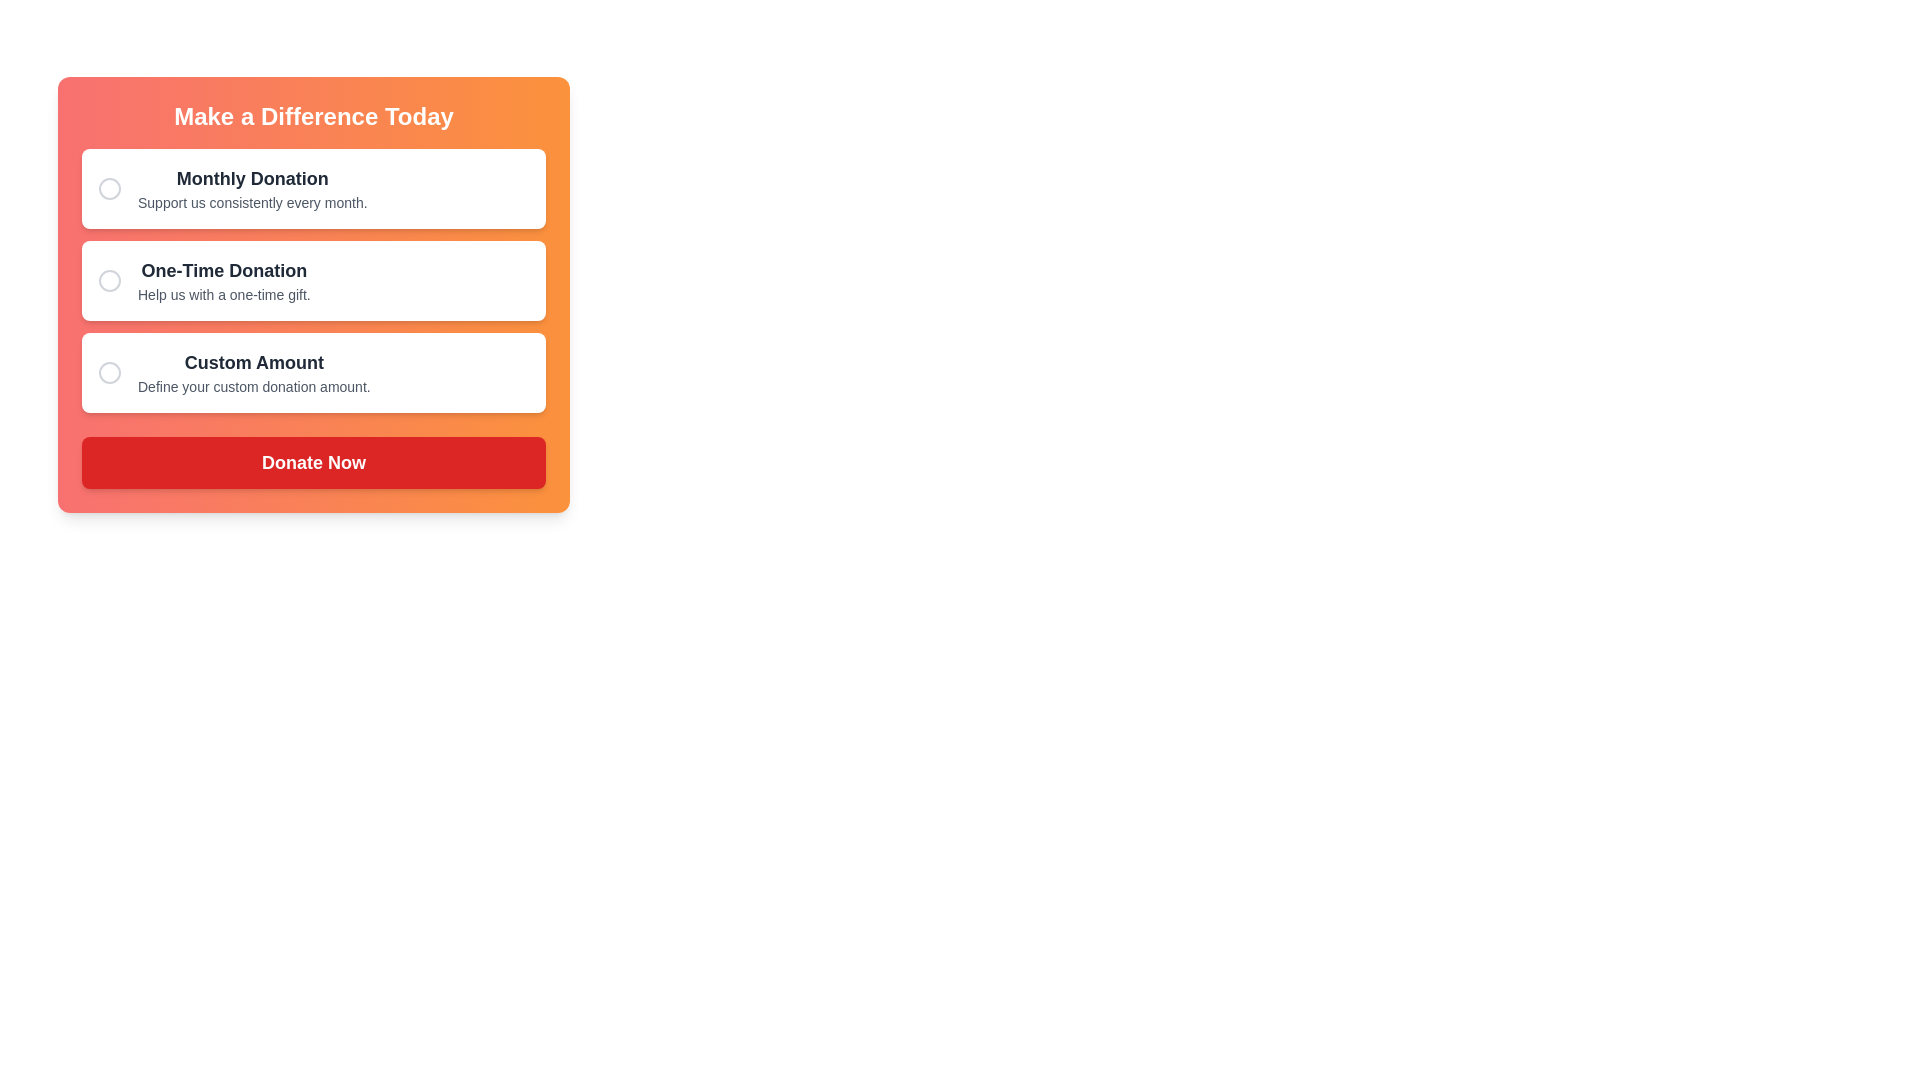 This screenshot has width=1920, height=1080. What do you see at coordinates (224, 281) in the screenshot?
I see `the associated card for the 'One-Time Donation' option, which is the second option in the vertical list of donation options within a card that has an orange gradient background` at bounding box center [224, 281].